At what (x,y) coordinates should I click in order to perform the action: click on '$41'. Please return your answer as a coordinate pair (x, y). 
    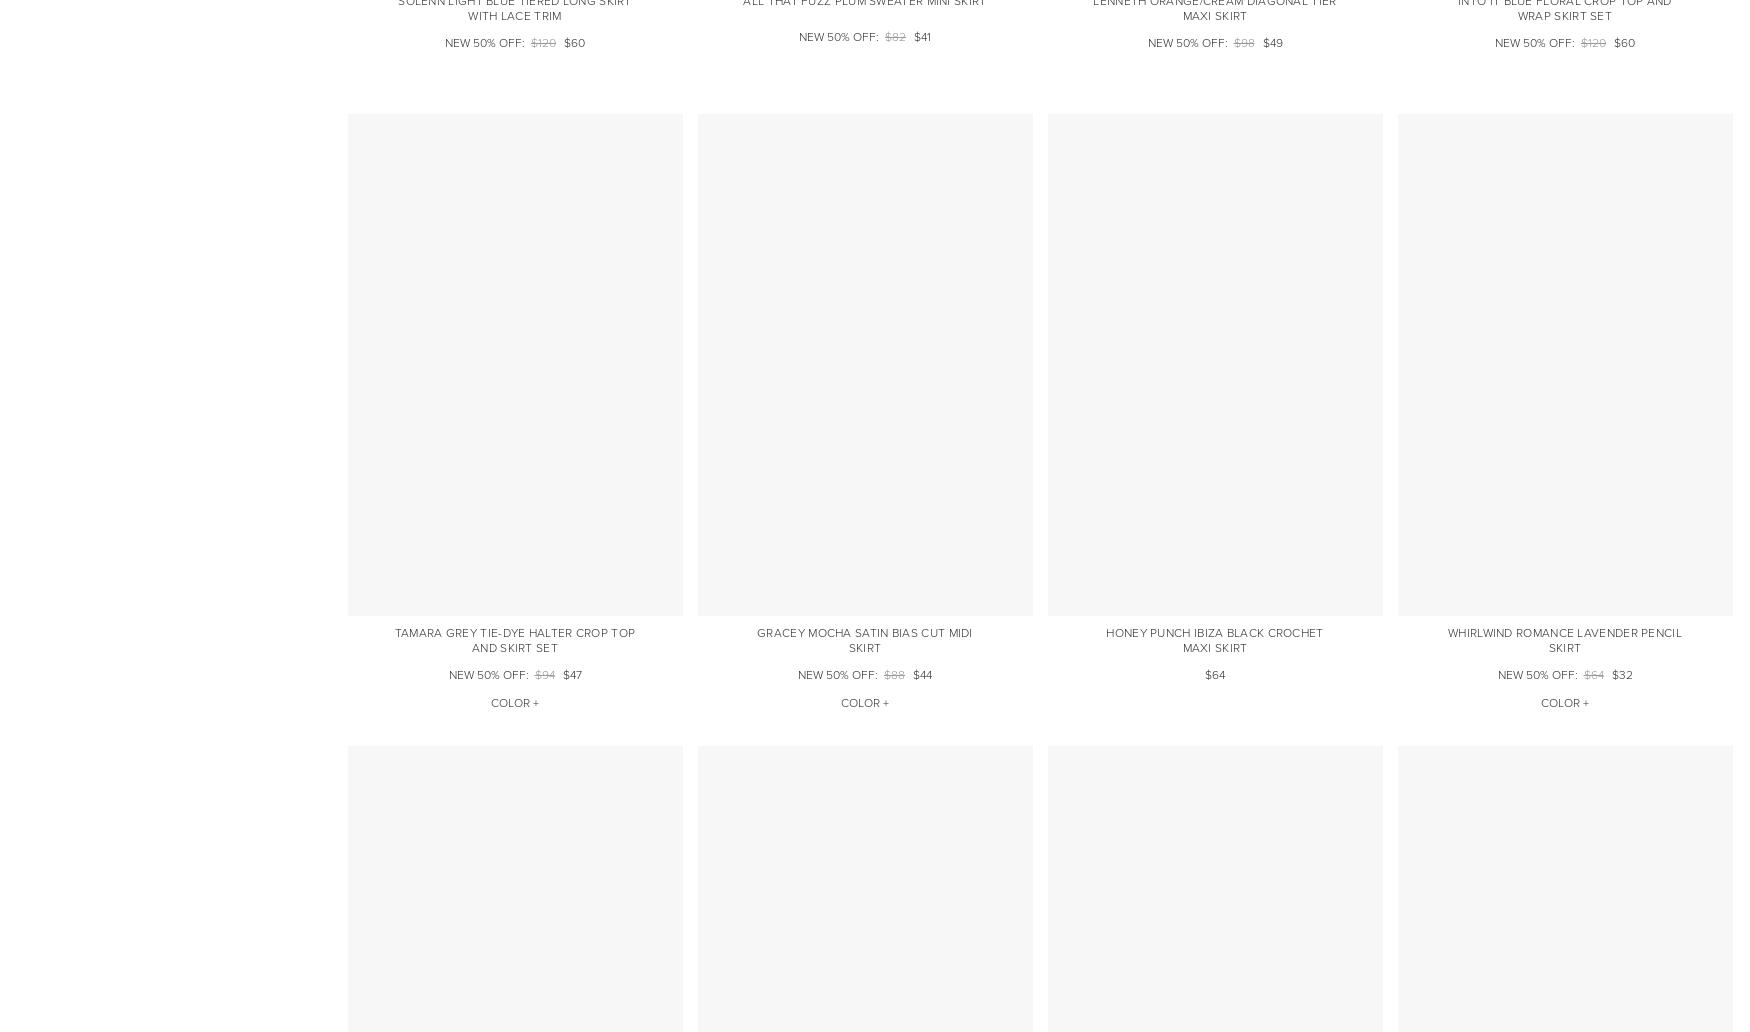
    Looking at the image, I should click on (921, 36).